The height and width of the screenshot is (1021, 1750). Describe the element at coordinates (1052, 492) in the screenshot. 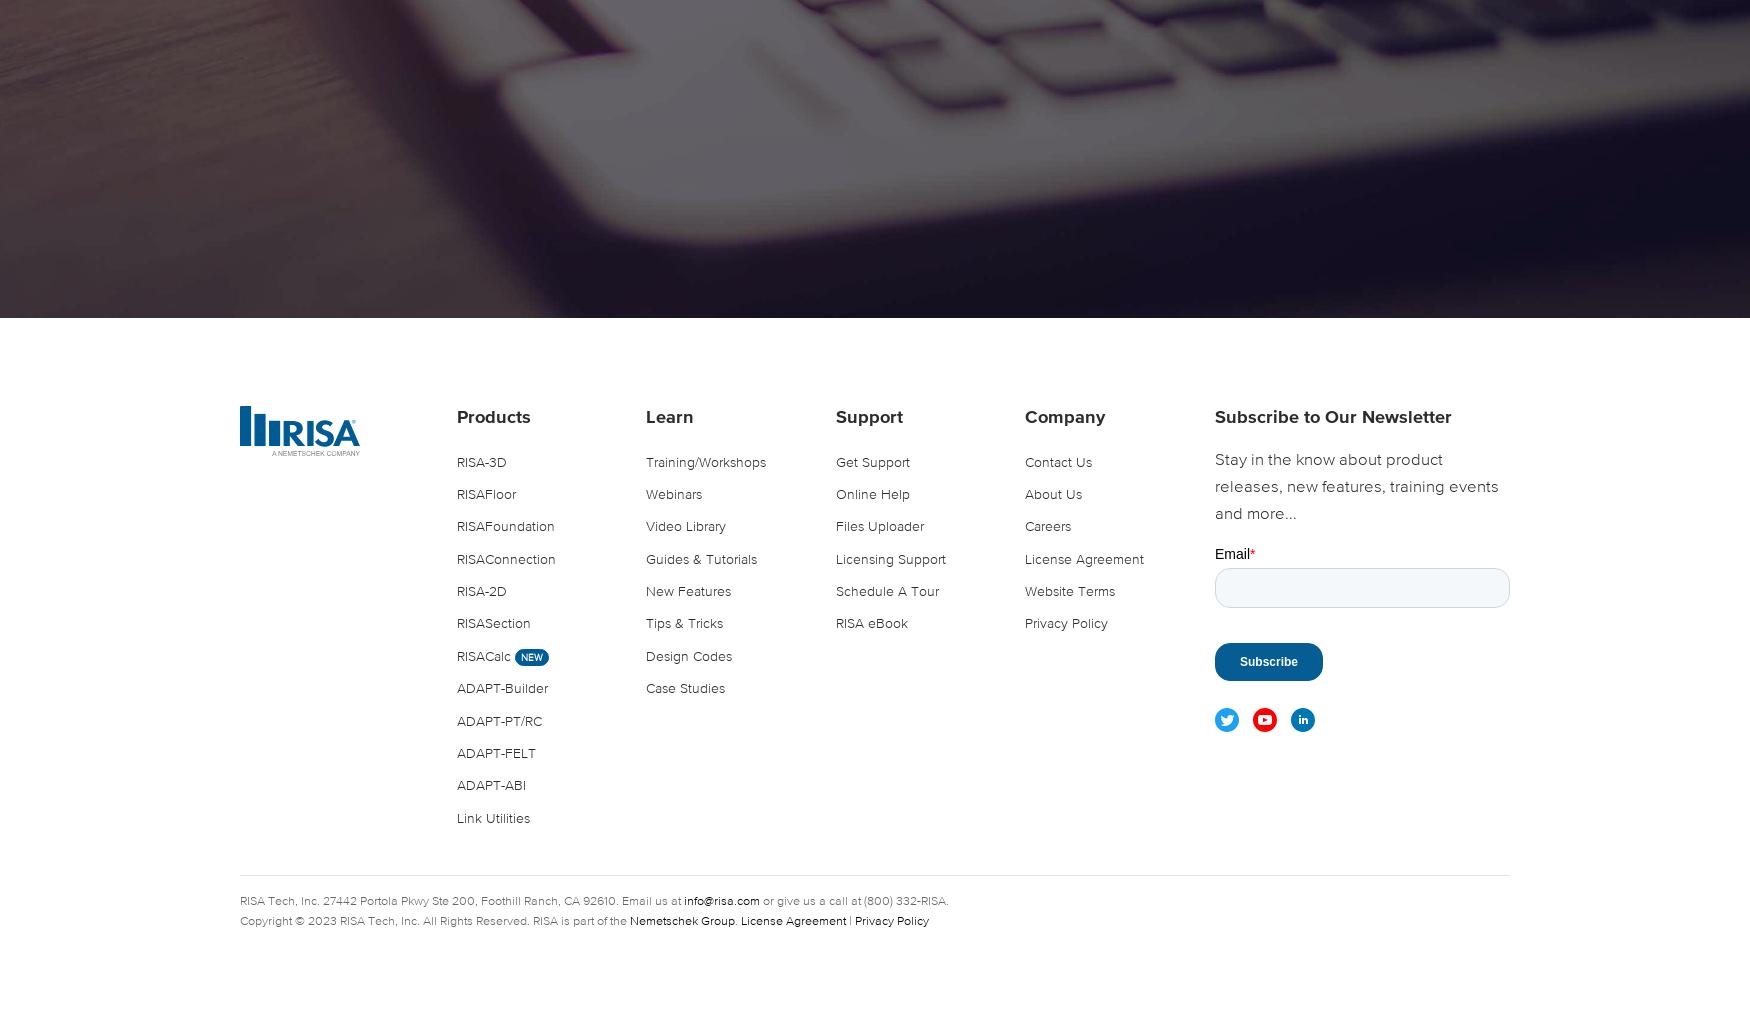

I see `'About Us'` at that location.